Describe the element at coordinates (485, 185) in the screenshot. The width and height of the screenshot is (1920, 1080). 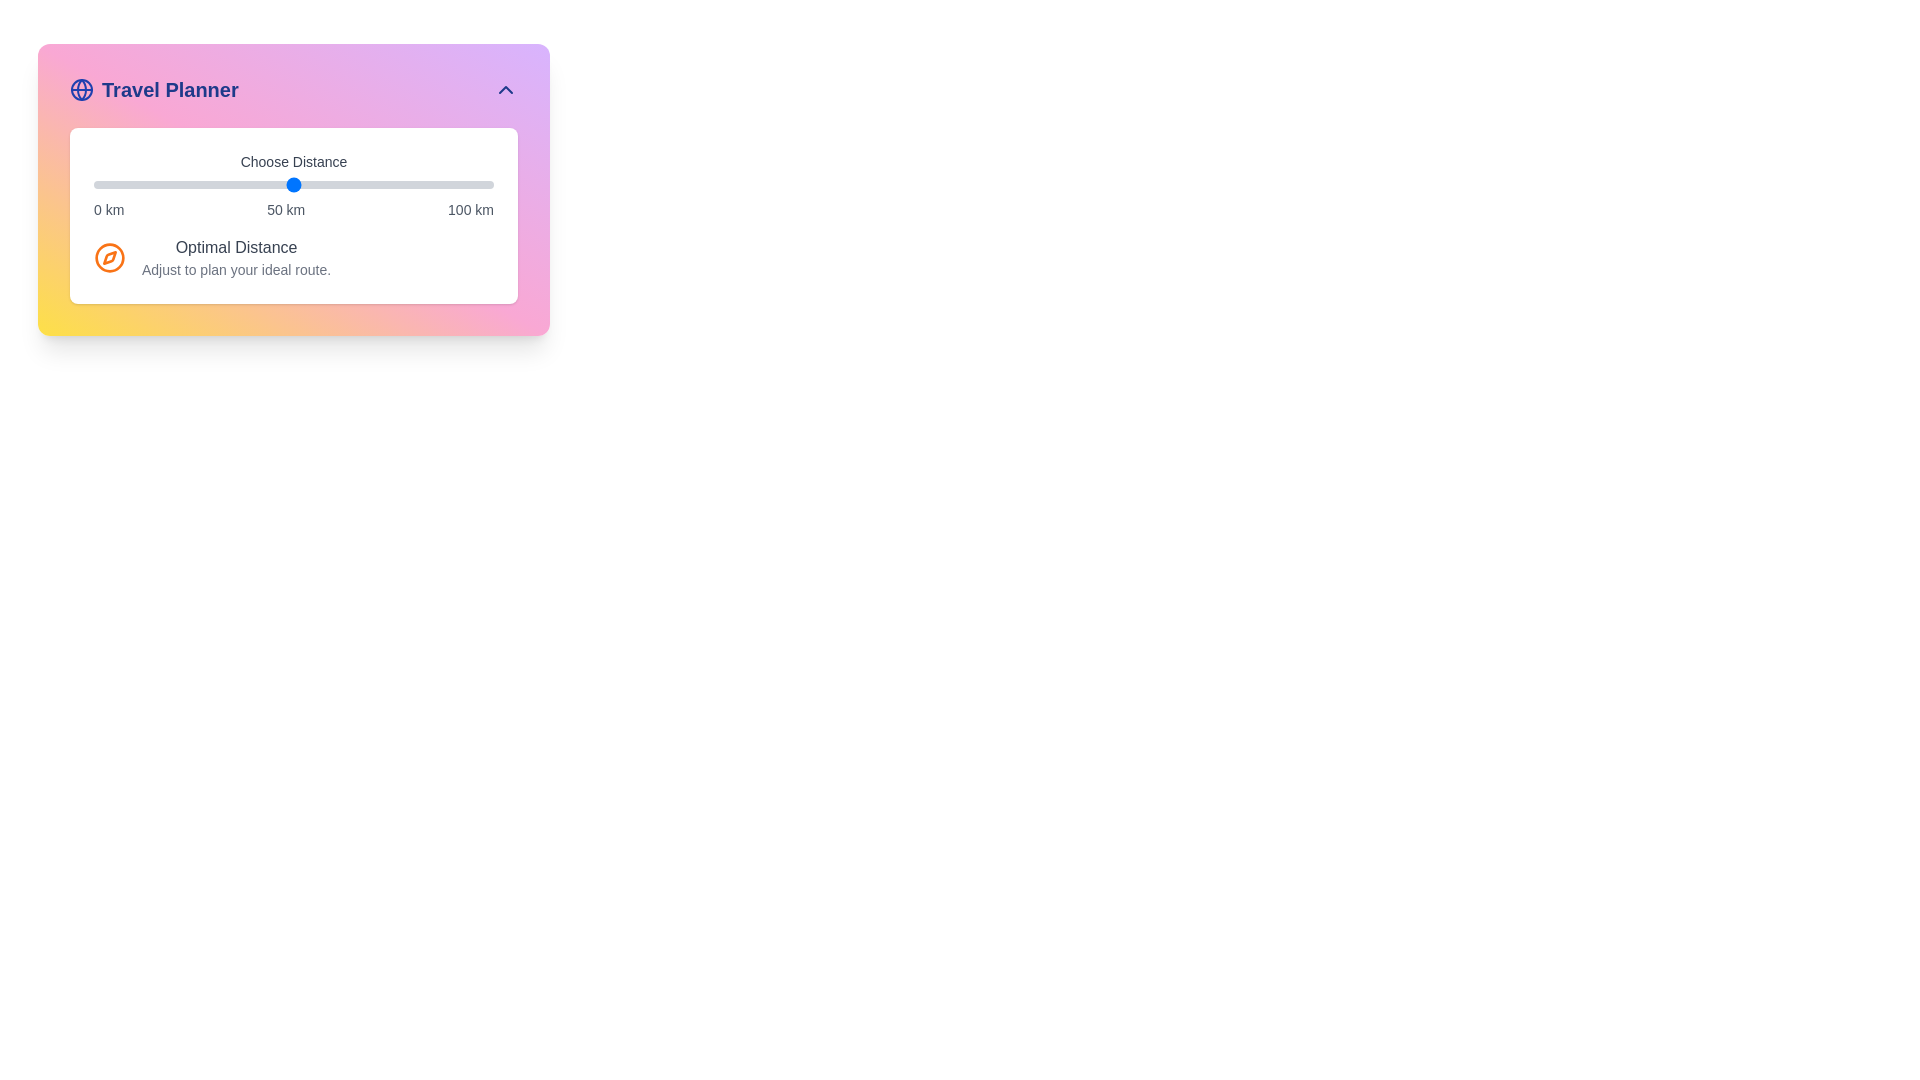
I see `the distance slider` at that location.